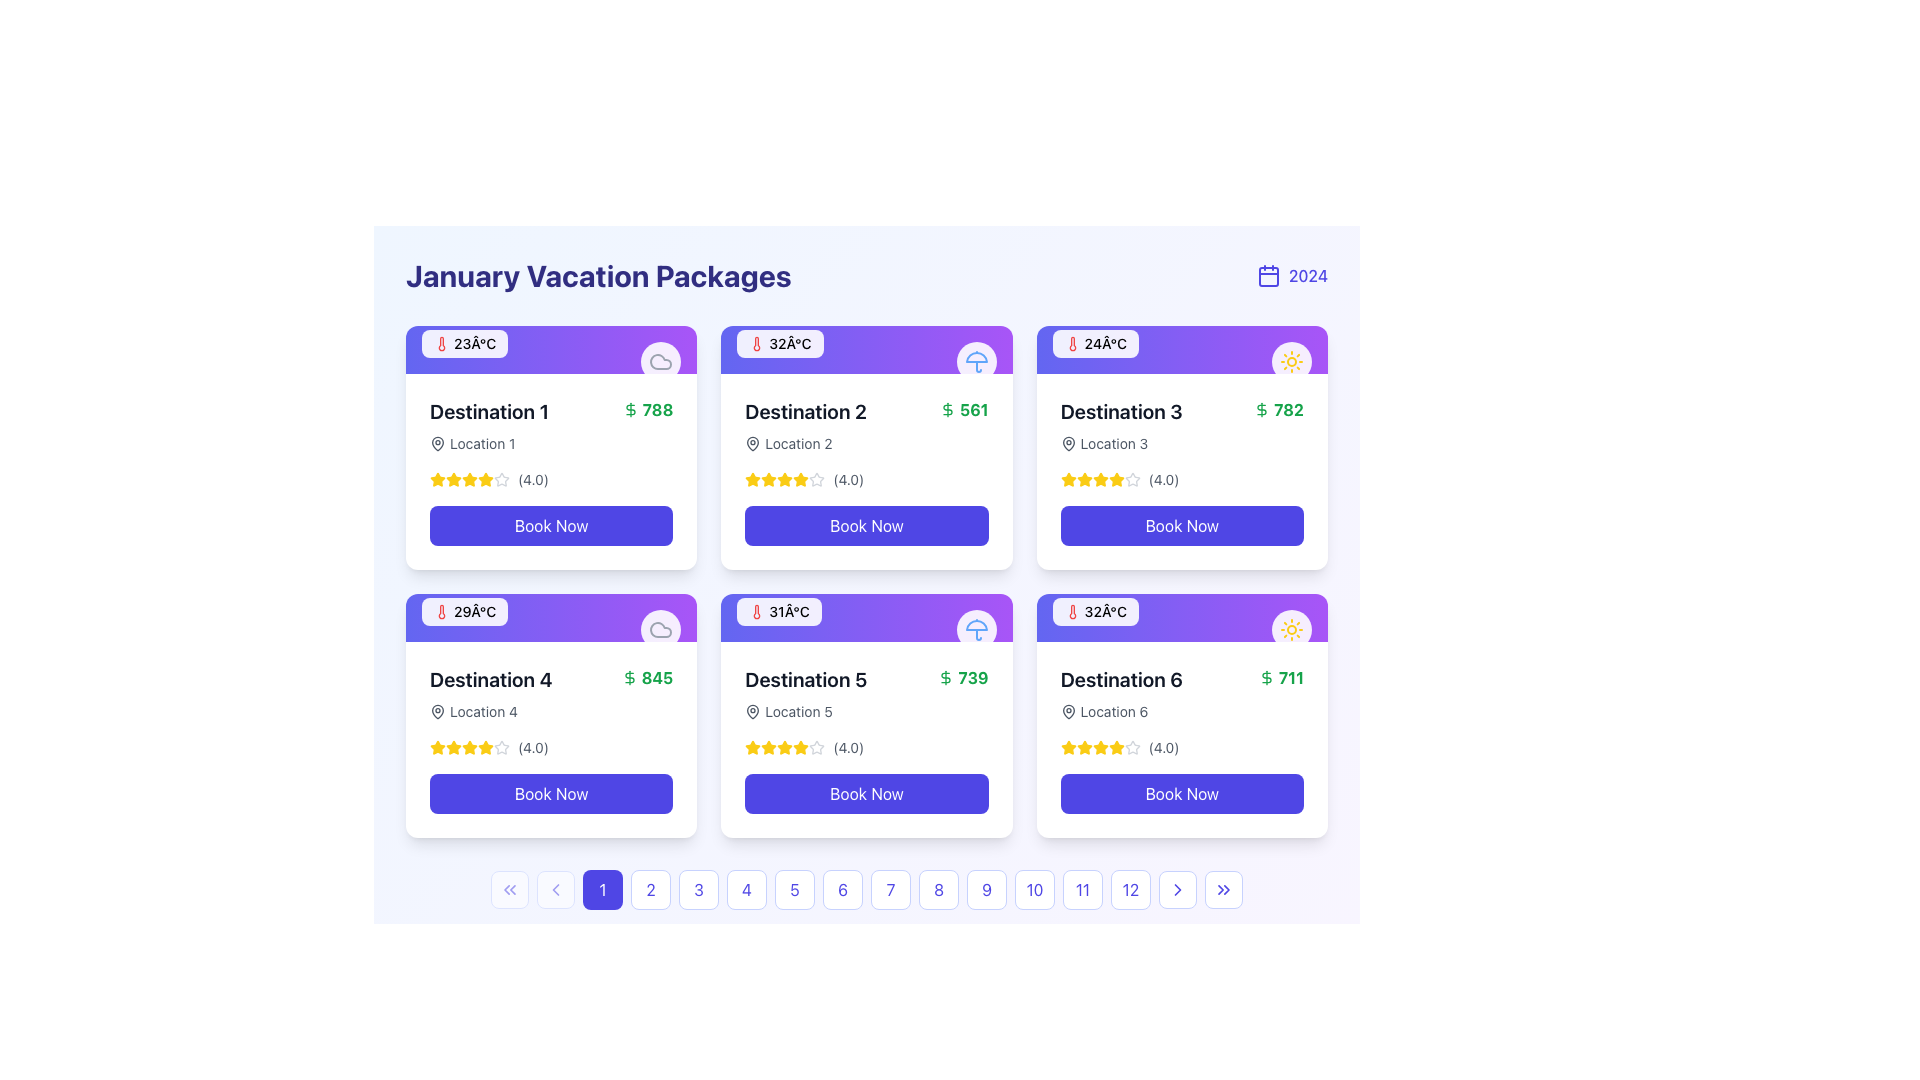 This screenshot has width=1920, height=1080. What do you see at coordinates (657, 408) in the screenshot?
I see `the text label displaying the price associated with the vacation package in the first card labeled 'Destination 1', located next to the green dollar symbol` at bounding box center [657, 408].